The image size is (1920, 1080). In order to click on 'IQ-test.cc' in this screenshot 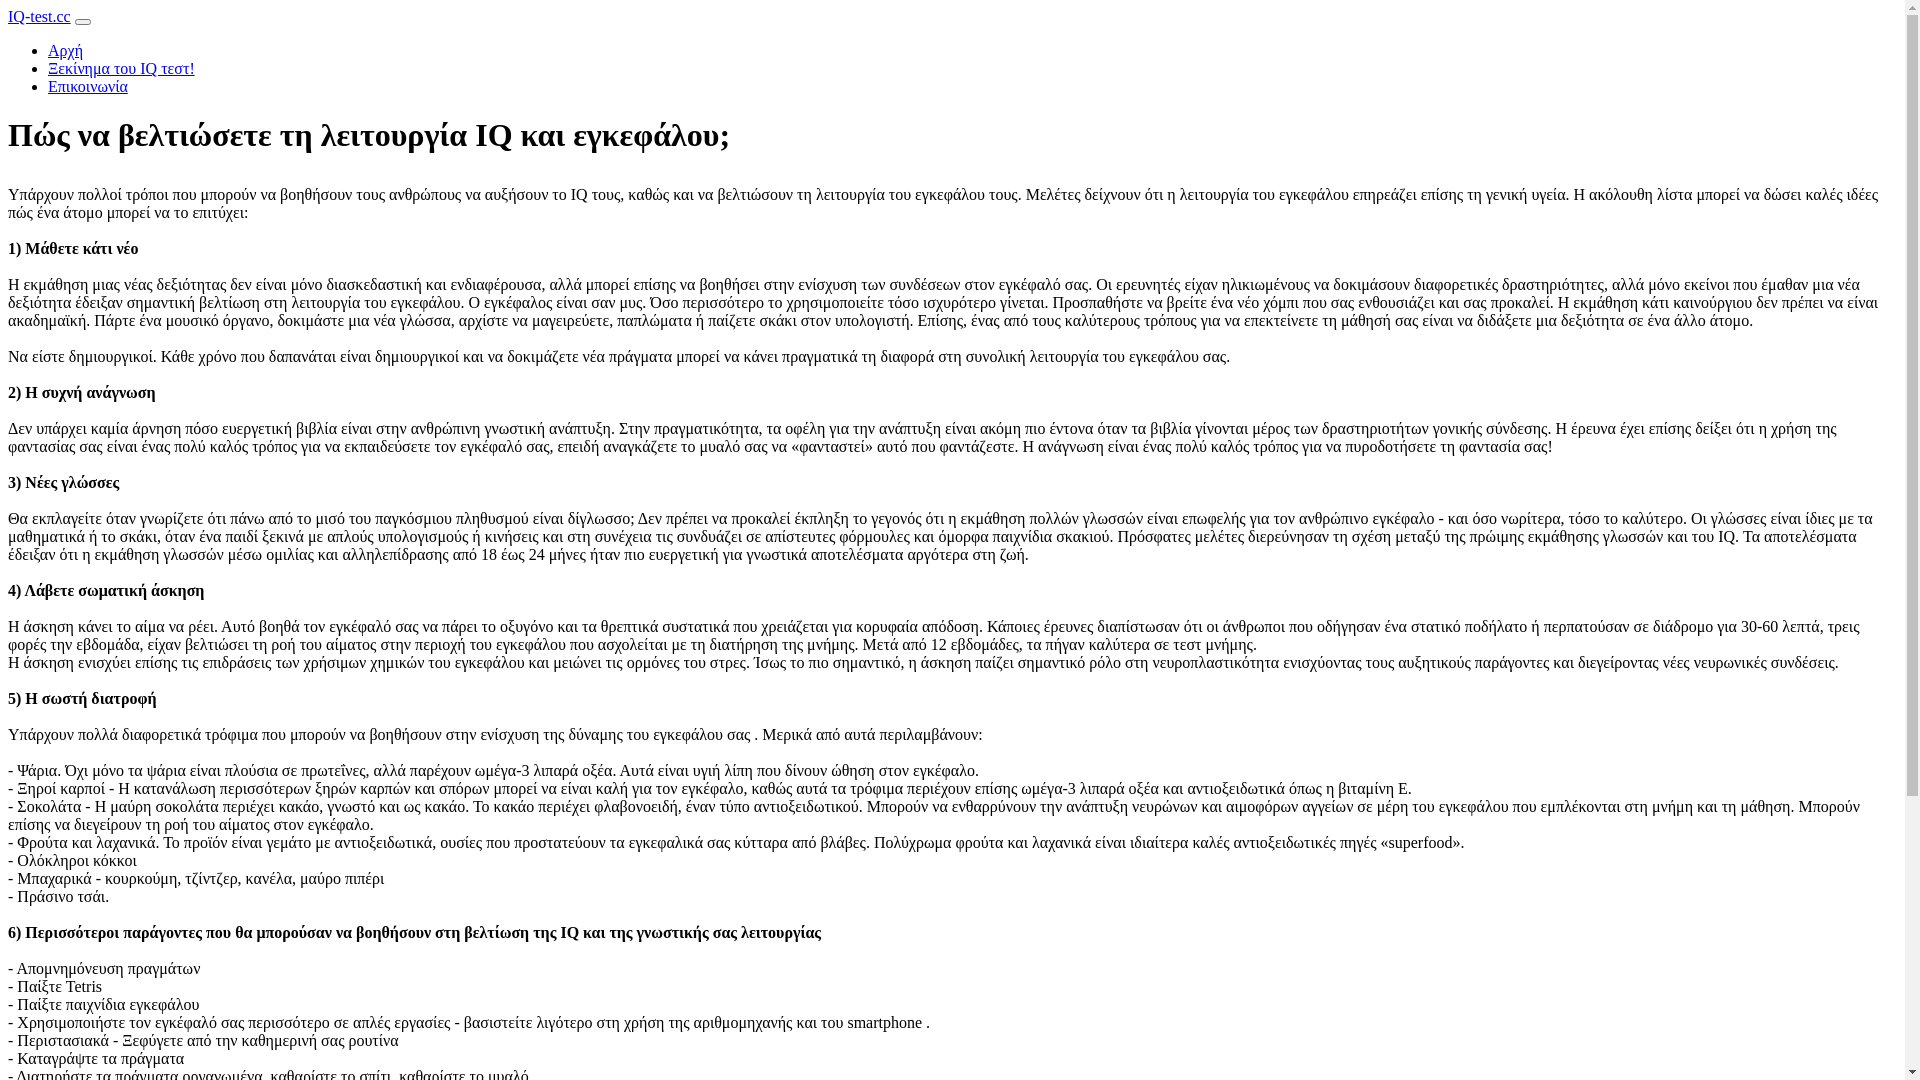, I will do `click(39, 16)`.